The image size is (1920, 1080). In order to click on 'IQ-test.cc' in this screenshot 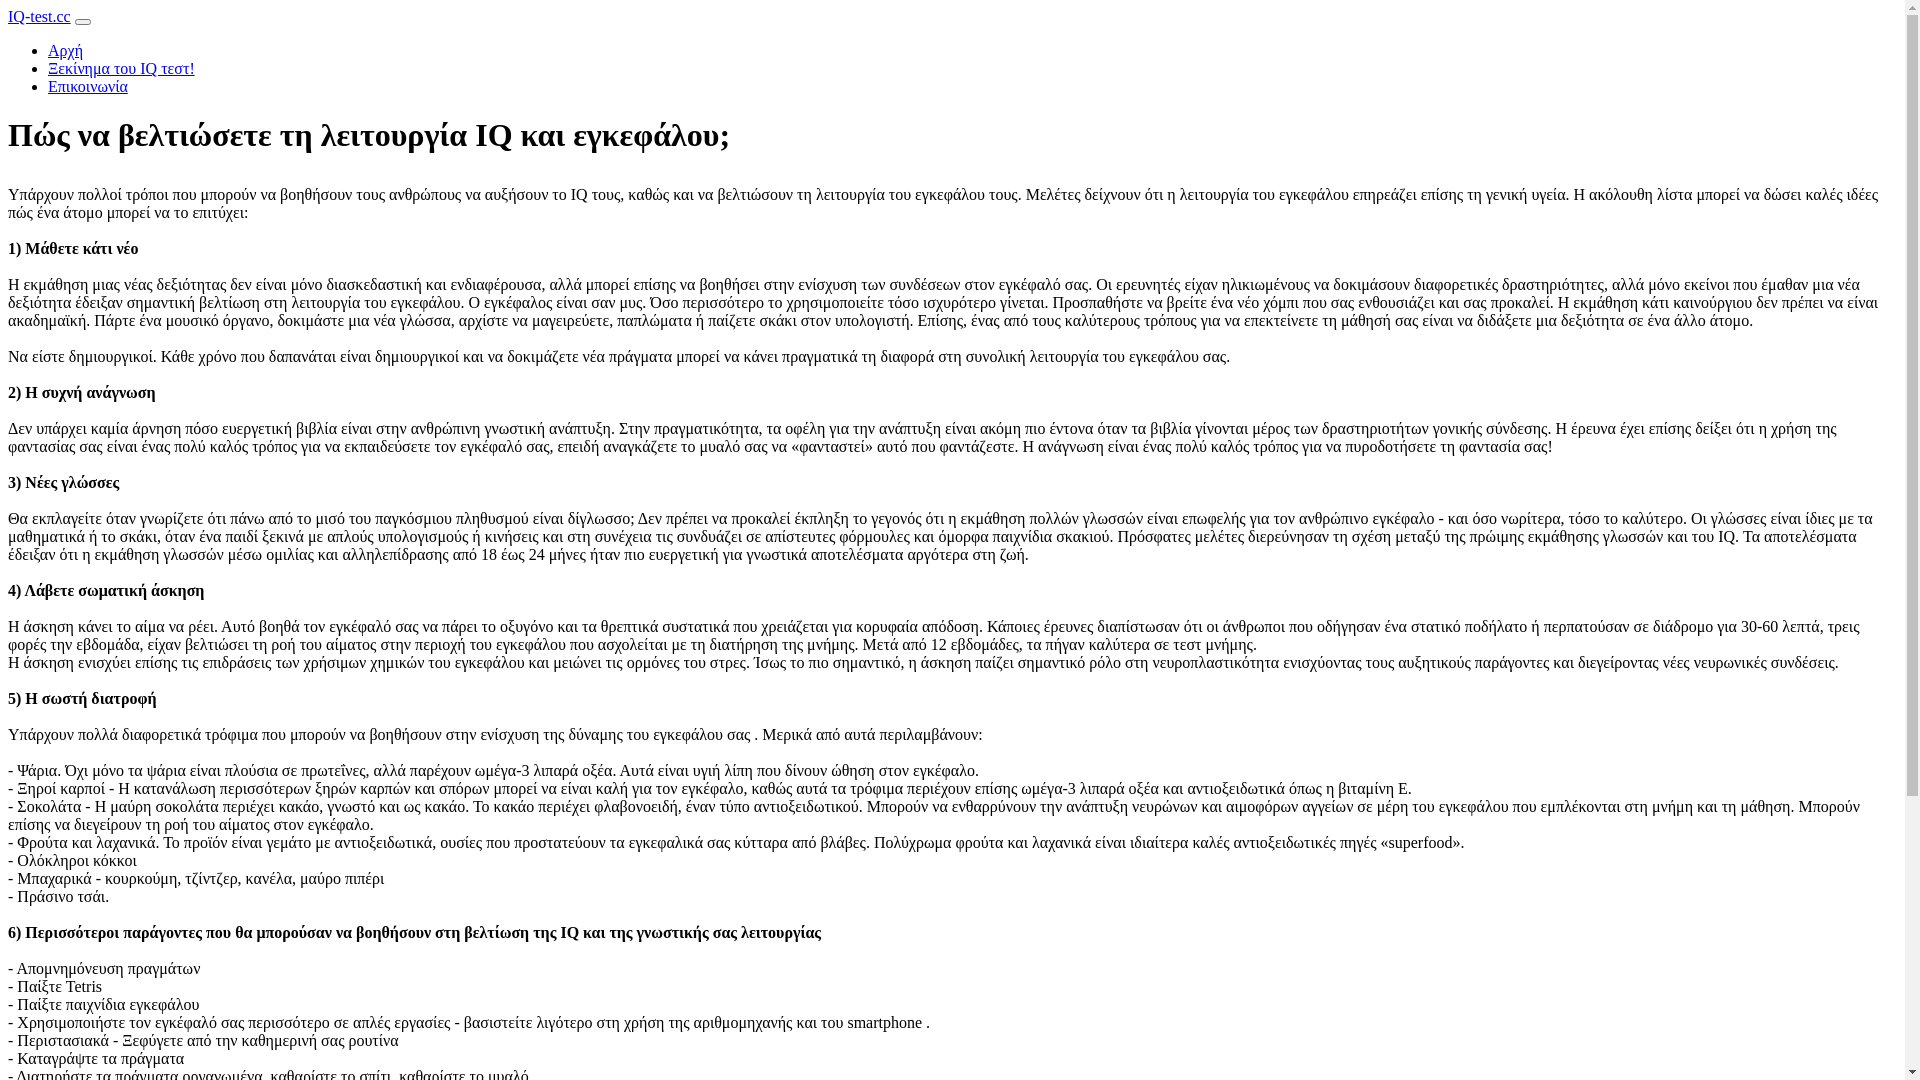, I will do `click(39, 16)`.